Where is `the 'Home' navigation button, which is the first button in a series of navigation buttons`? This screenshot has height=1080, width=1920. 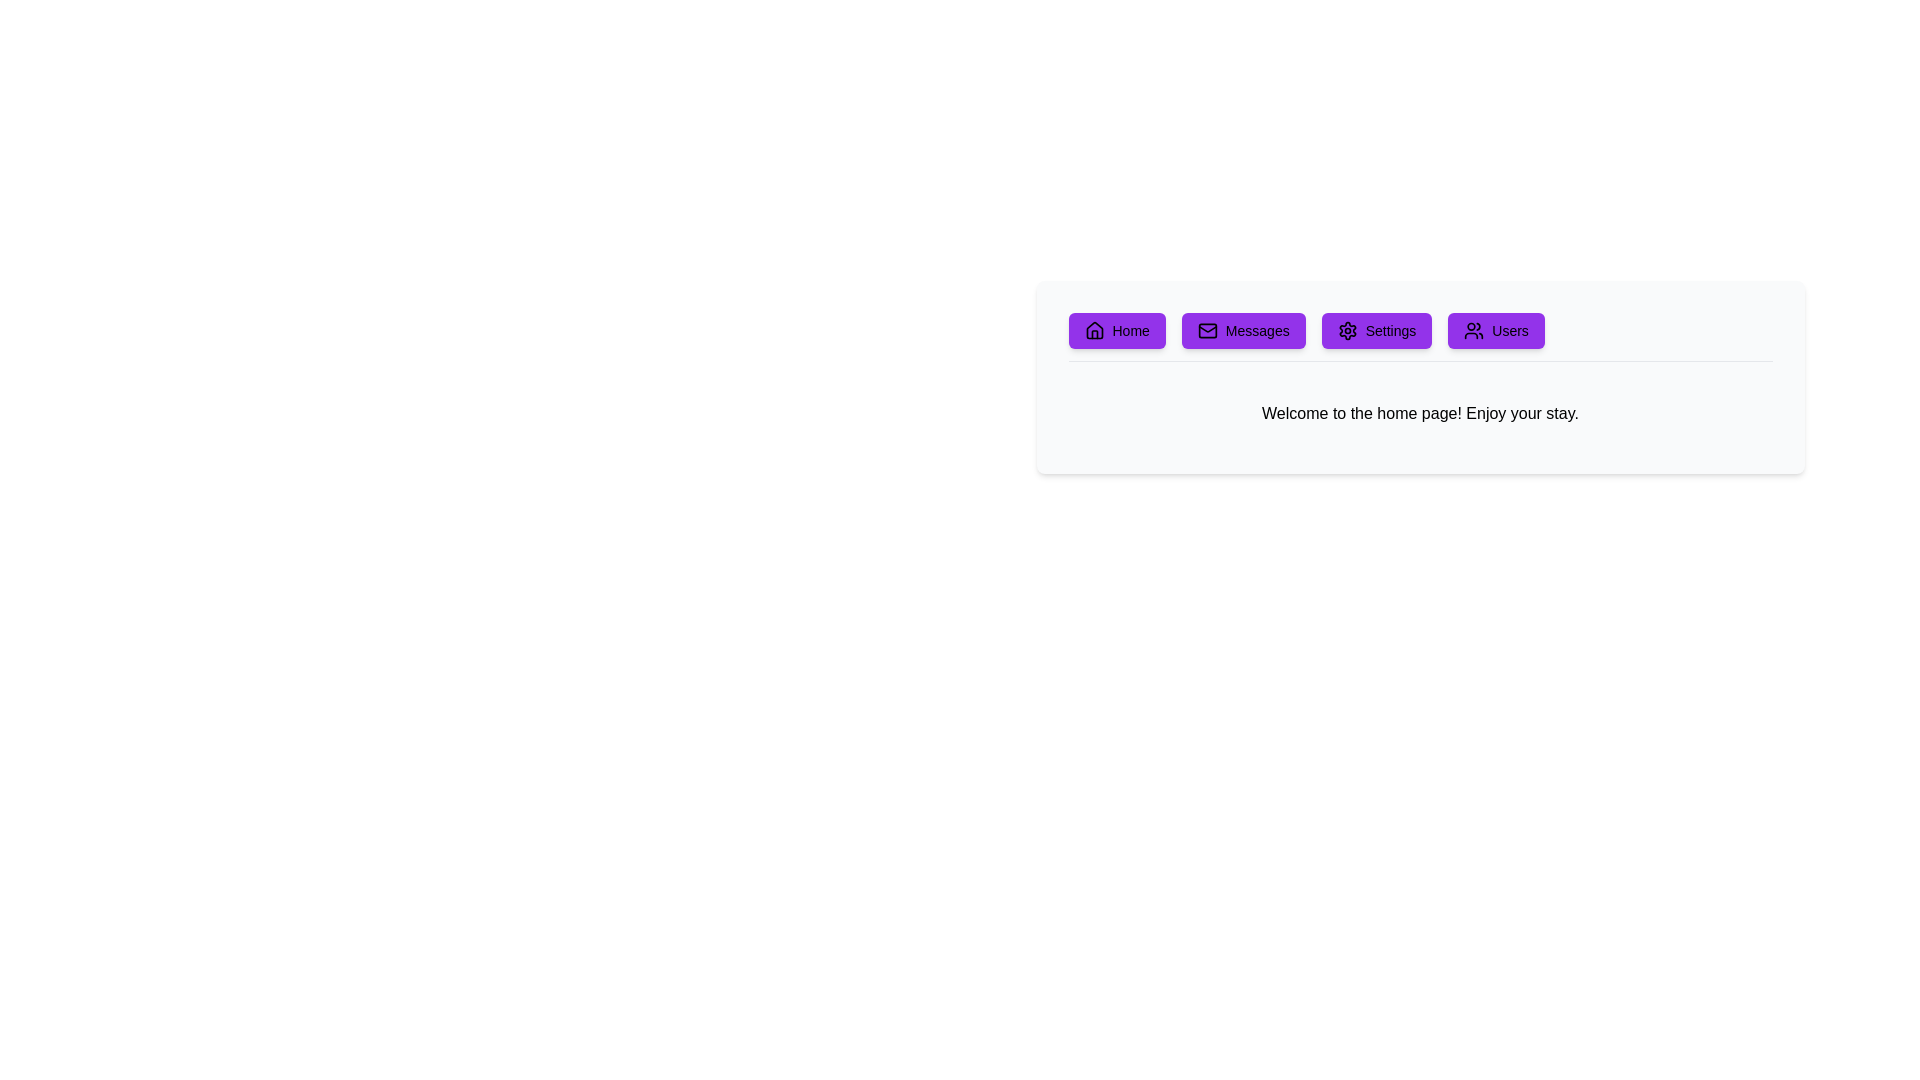
the 'Home' navigation button, which is the first button in a series of navigation buttons is located at coordinates (1116, 330).